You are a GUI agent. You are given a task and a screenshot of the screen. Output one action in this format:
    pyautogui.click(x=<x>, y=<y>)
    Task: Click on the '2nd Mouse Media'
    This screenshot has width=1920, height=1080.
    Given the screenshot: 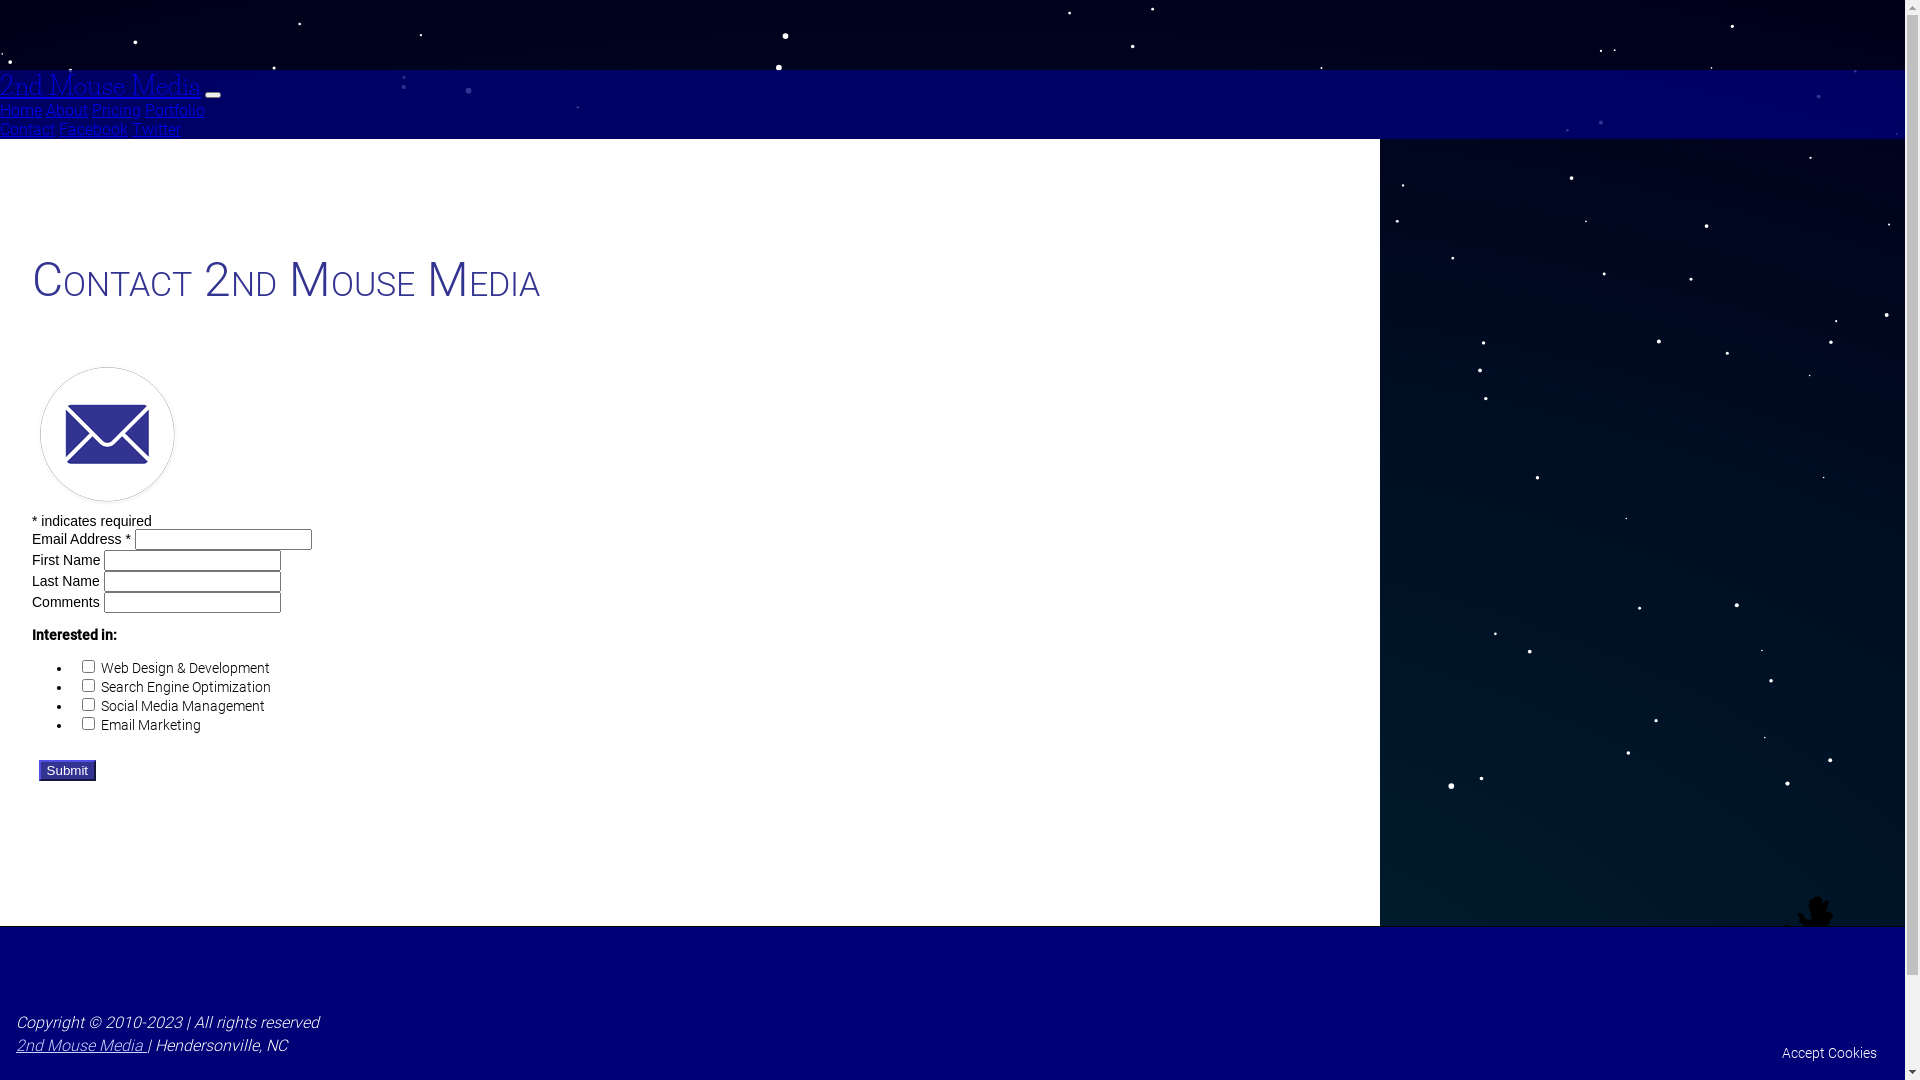 What is the action you would take?
    pyautogui.click(x=15, y=1044)
    